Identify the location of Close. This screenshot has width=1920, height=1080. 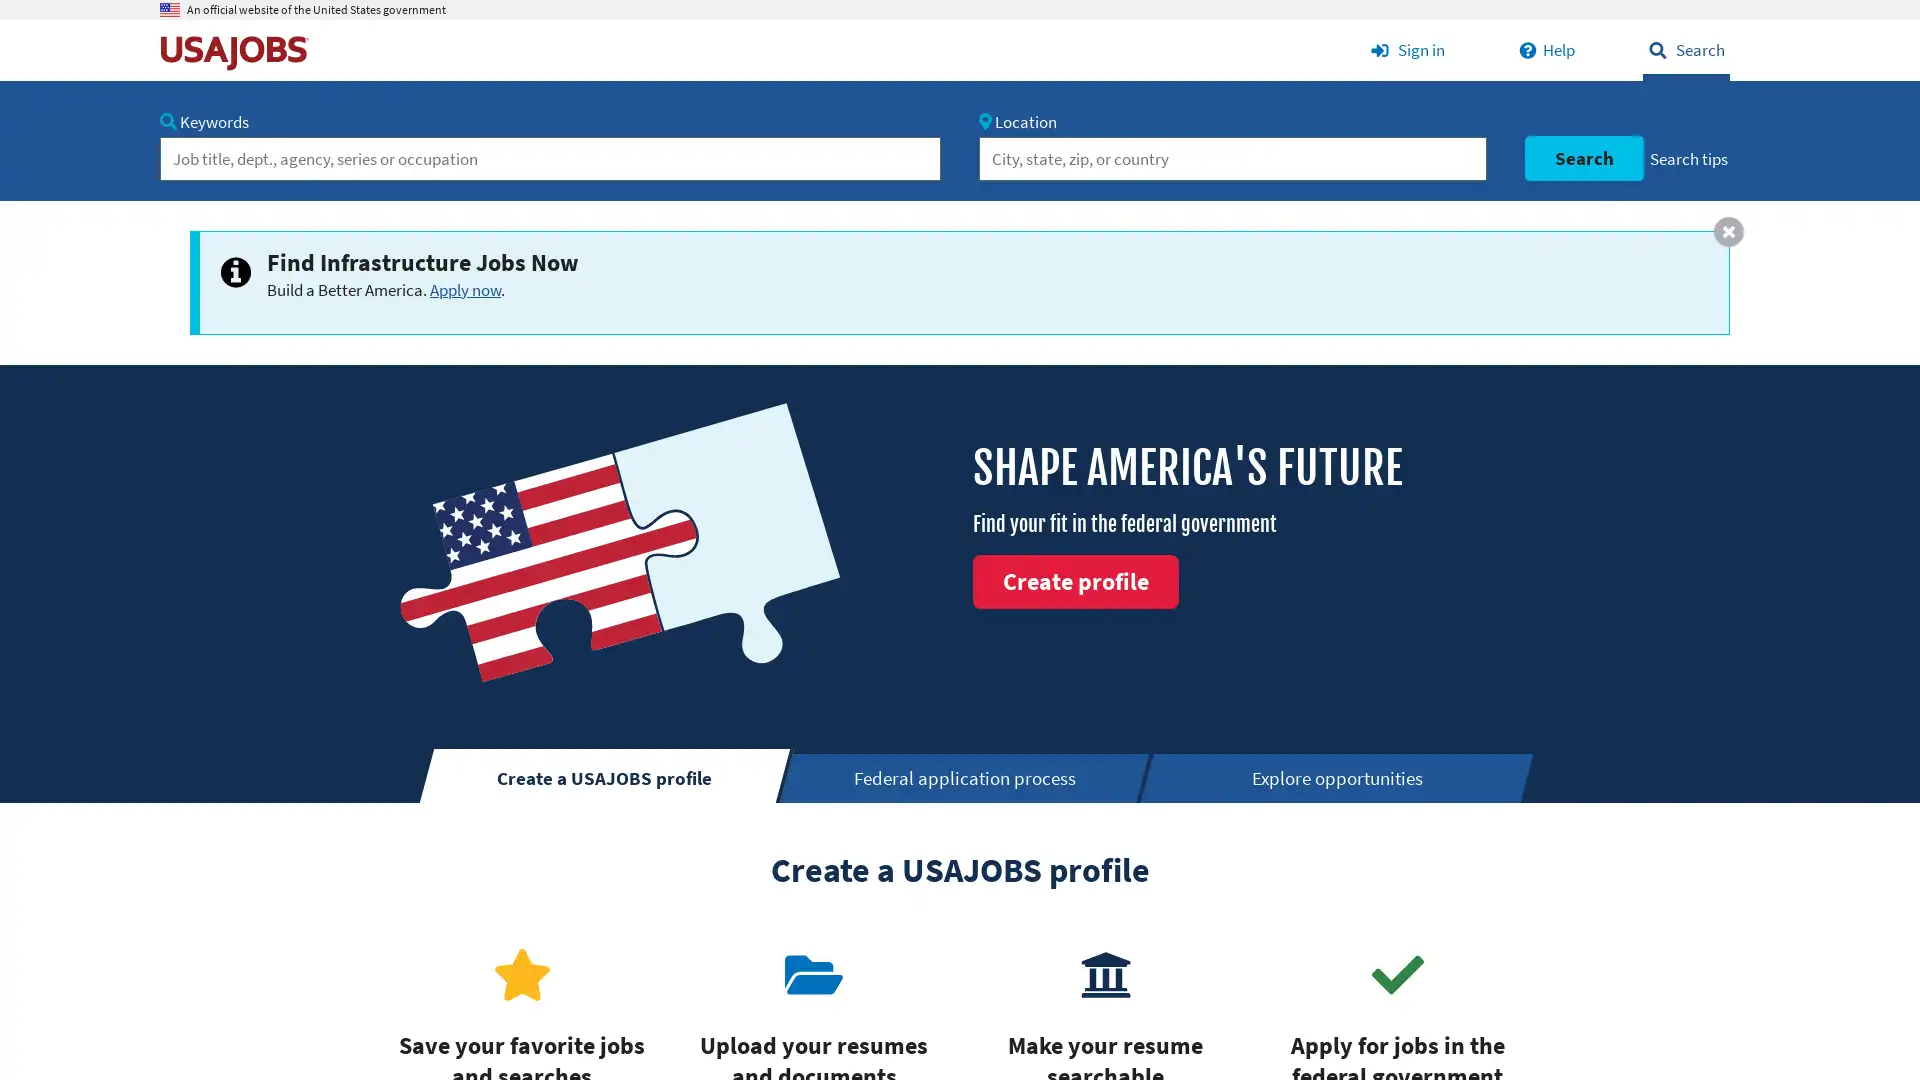
(1727, 230).